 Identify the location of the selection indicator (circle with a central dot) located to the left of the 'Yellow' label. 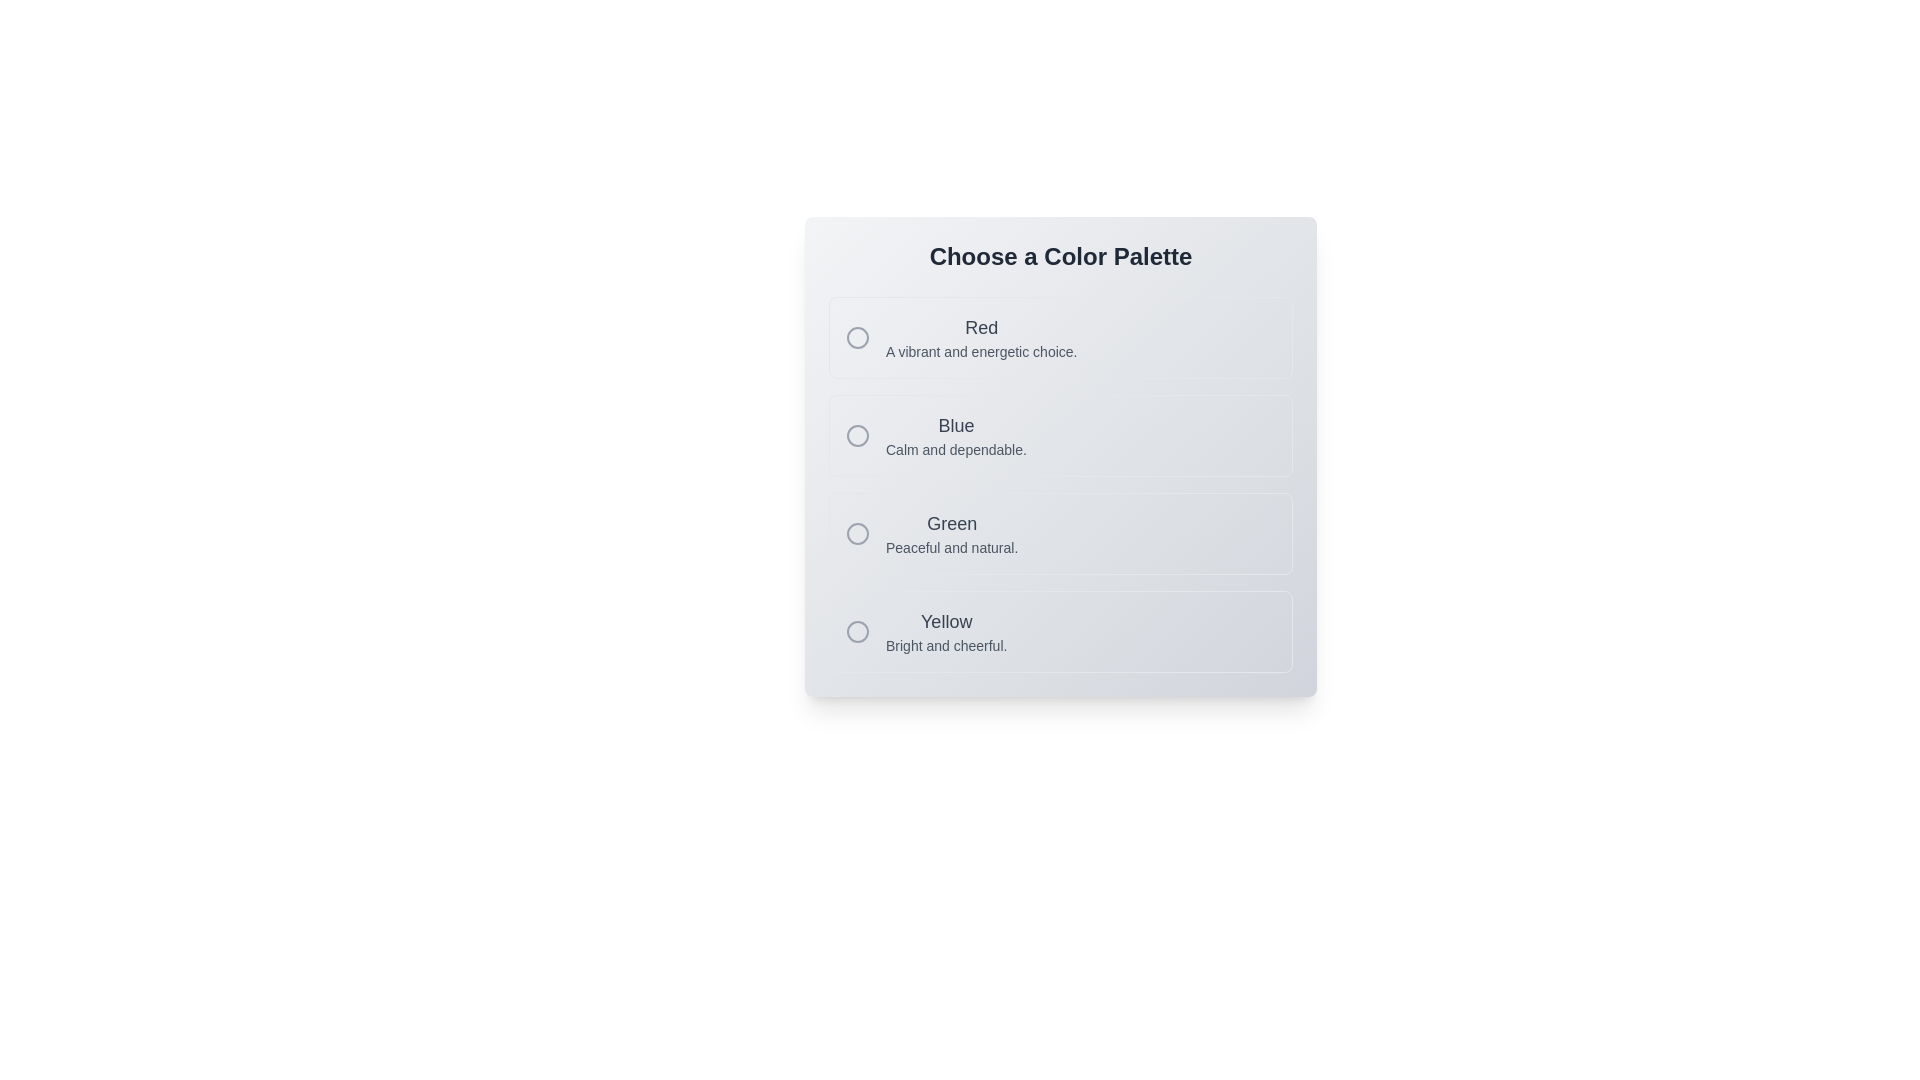
(858, 632).